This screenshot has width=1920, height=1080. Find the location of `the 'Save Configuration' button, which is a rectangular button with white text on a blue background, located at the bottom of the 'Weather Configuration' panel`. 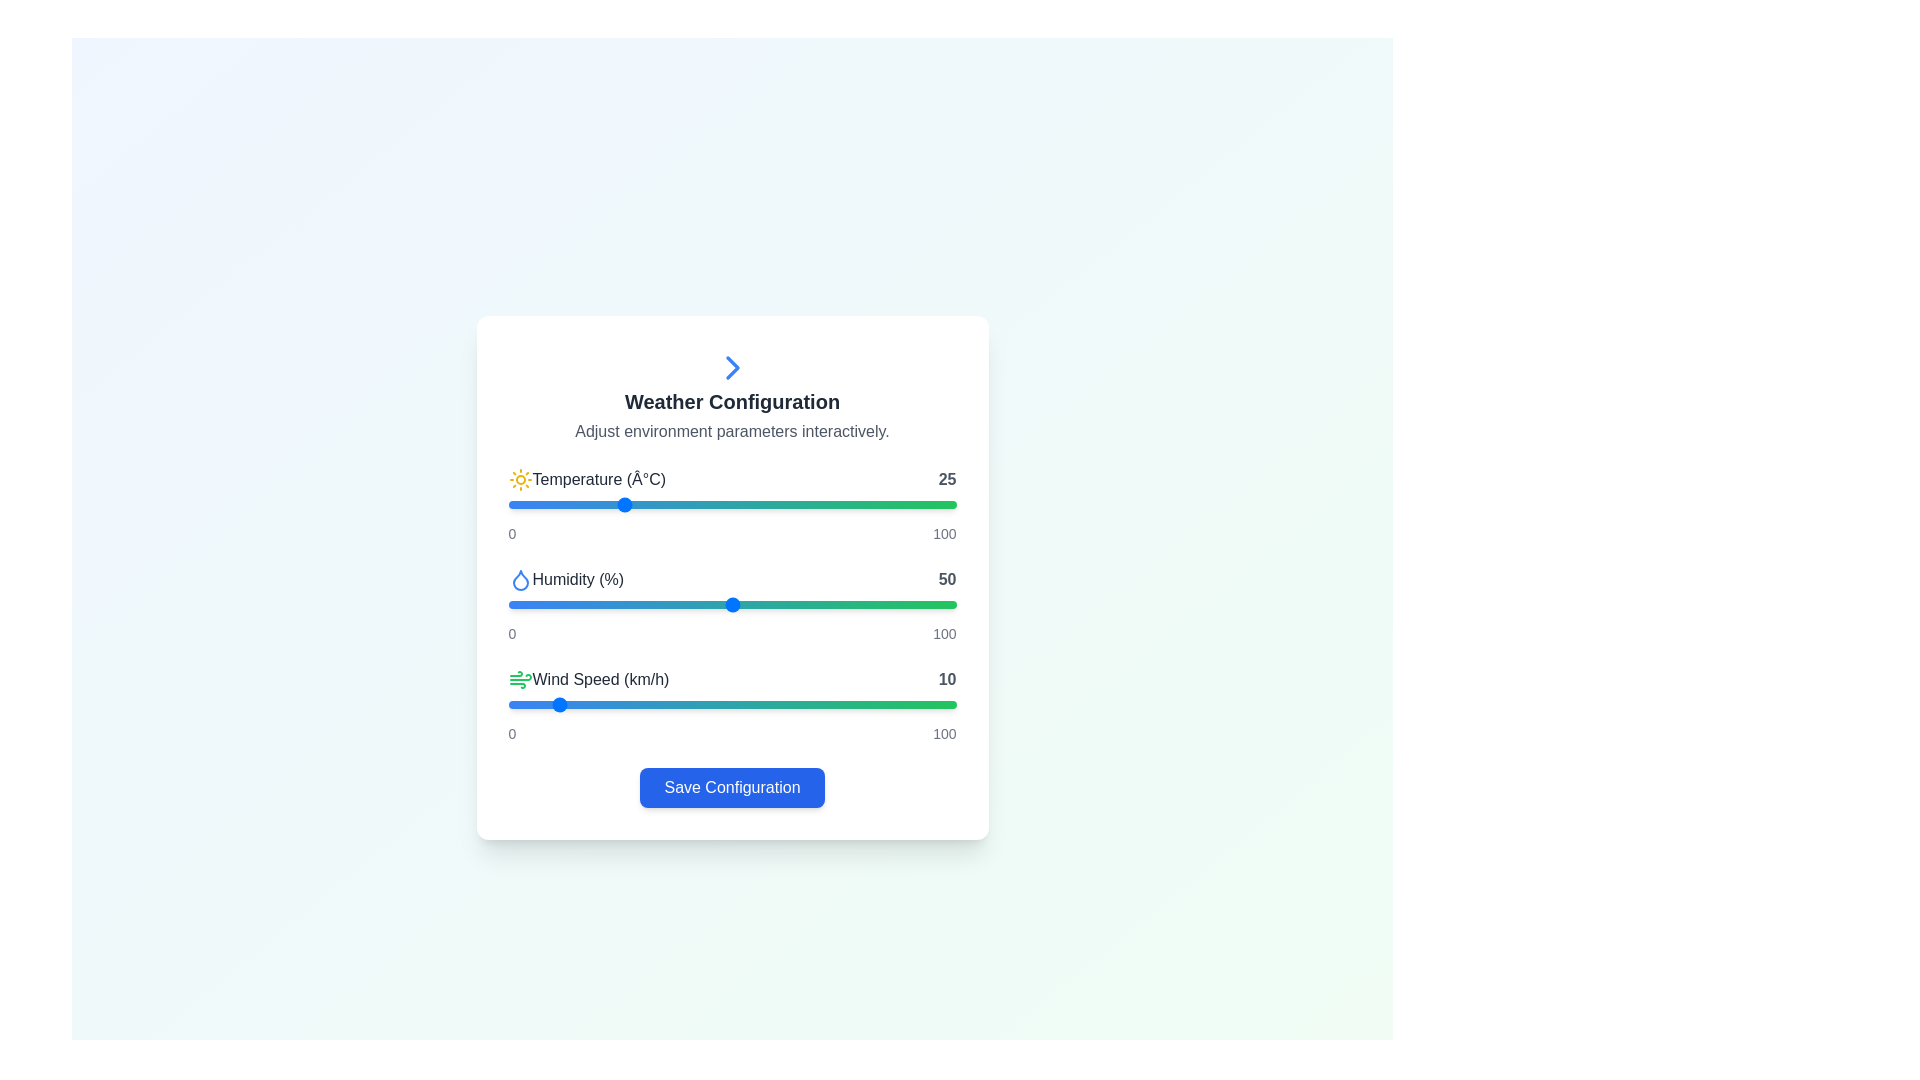

the 'Save Configuration' button, which is a rectangular button with white text on a blue background, located at the bottom of the 'Weather Configuration' panel is located at coordinates (731, 786).